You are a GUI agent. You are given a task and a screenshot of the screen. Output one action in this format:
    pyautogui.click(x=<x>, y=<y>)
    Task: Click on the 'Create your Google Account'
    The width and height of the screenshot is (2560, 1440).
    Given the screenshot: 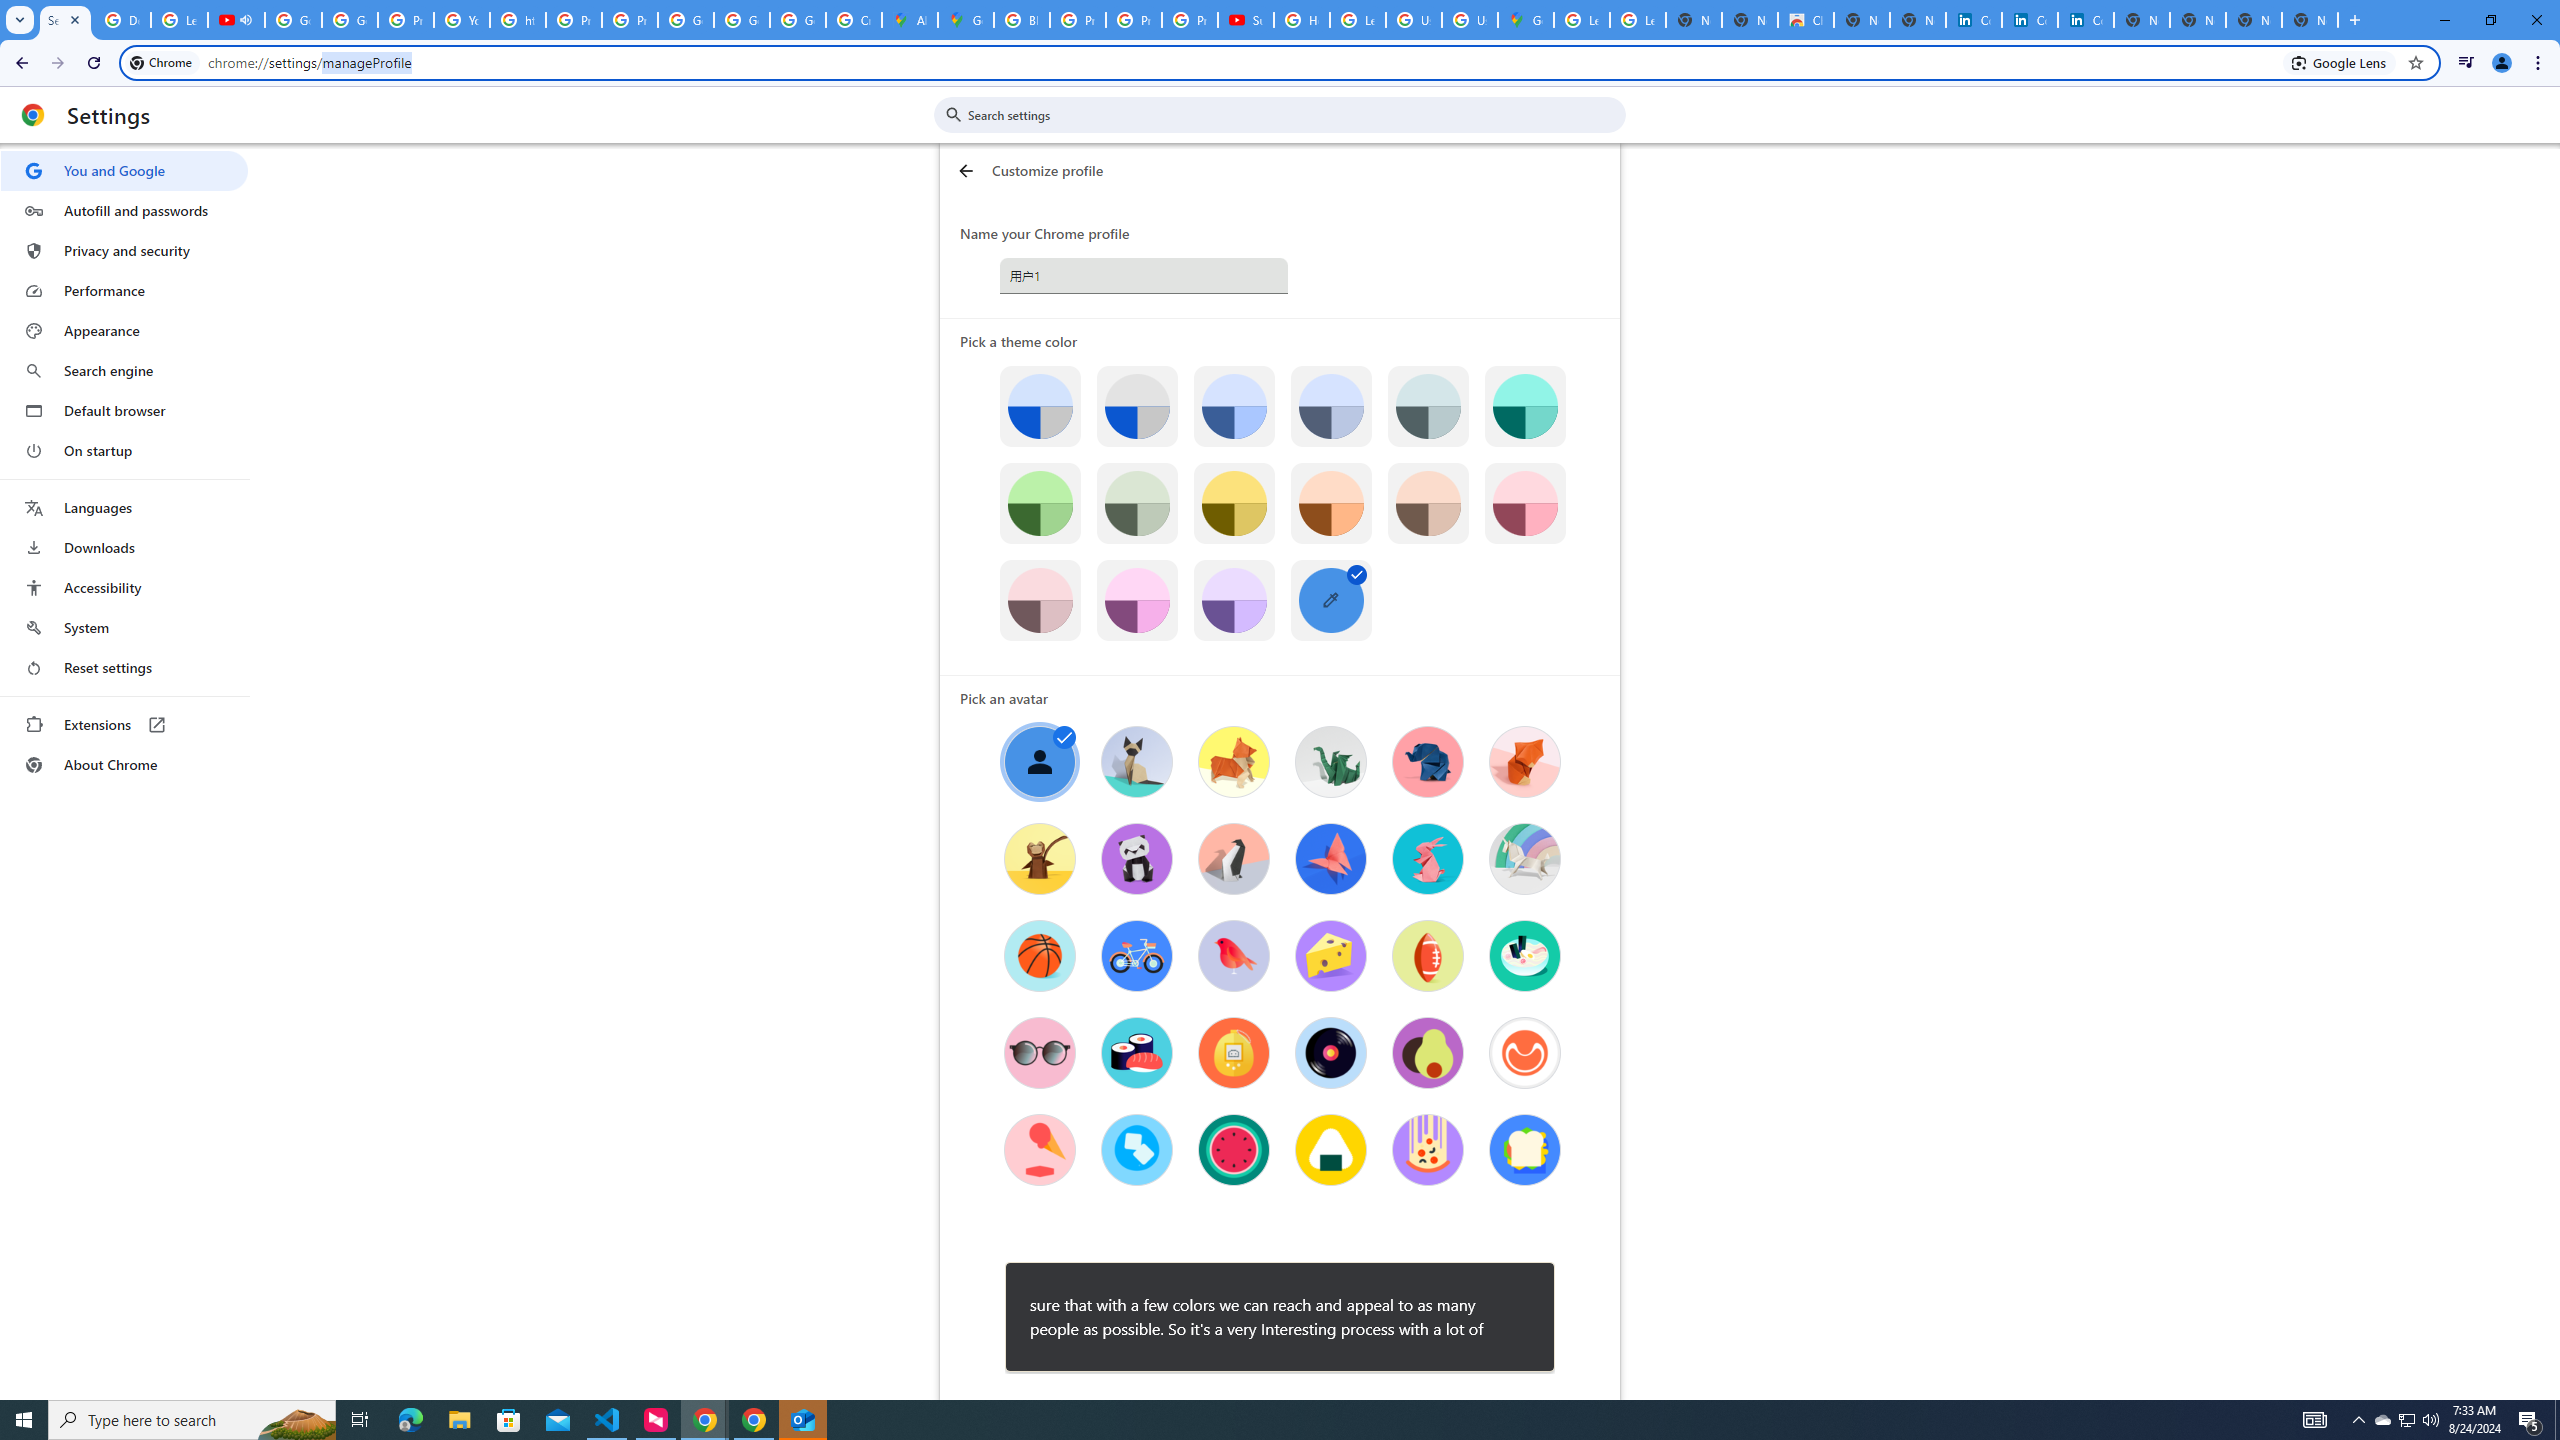 What is the action you would take?
    pyautogui.click(x=852, y=19)
    